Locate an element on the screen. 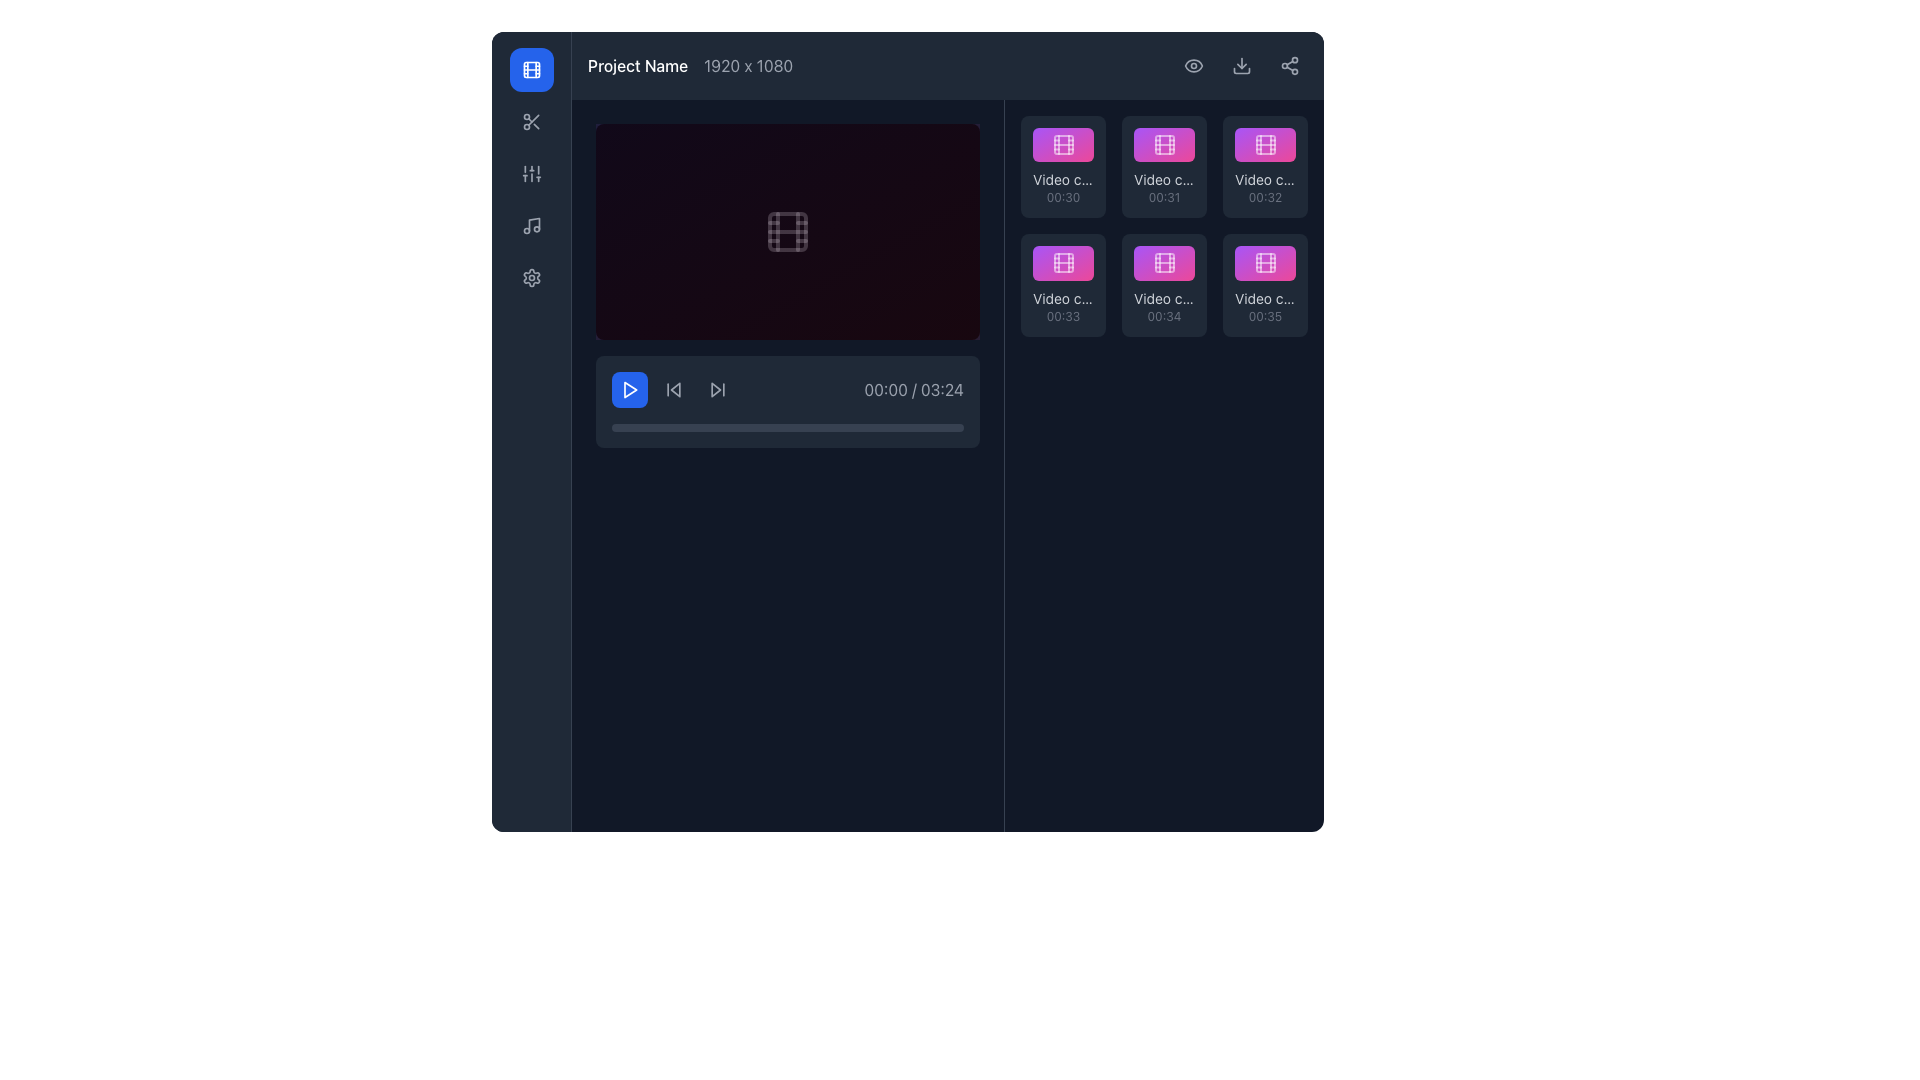  text displayed in the Text label that shows the project's video resolution dimensions, located to the right of the 'Project Name' text is located at coordinates (747, 64).